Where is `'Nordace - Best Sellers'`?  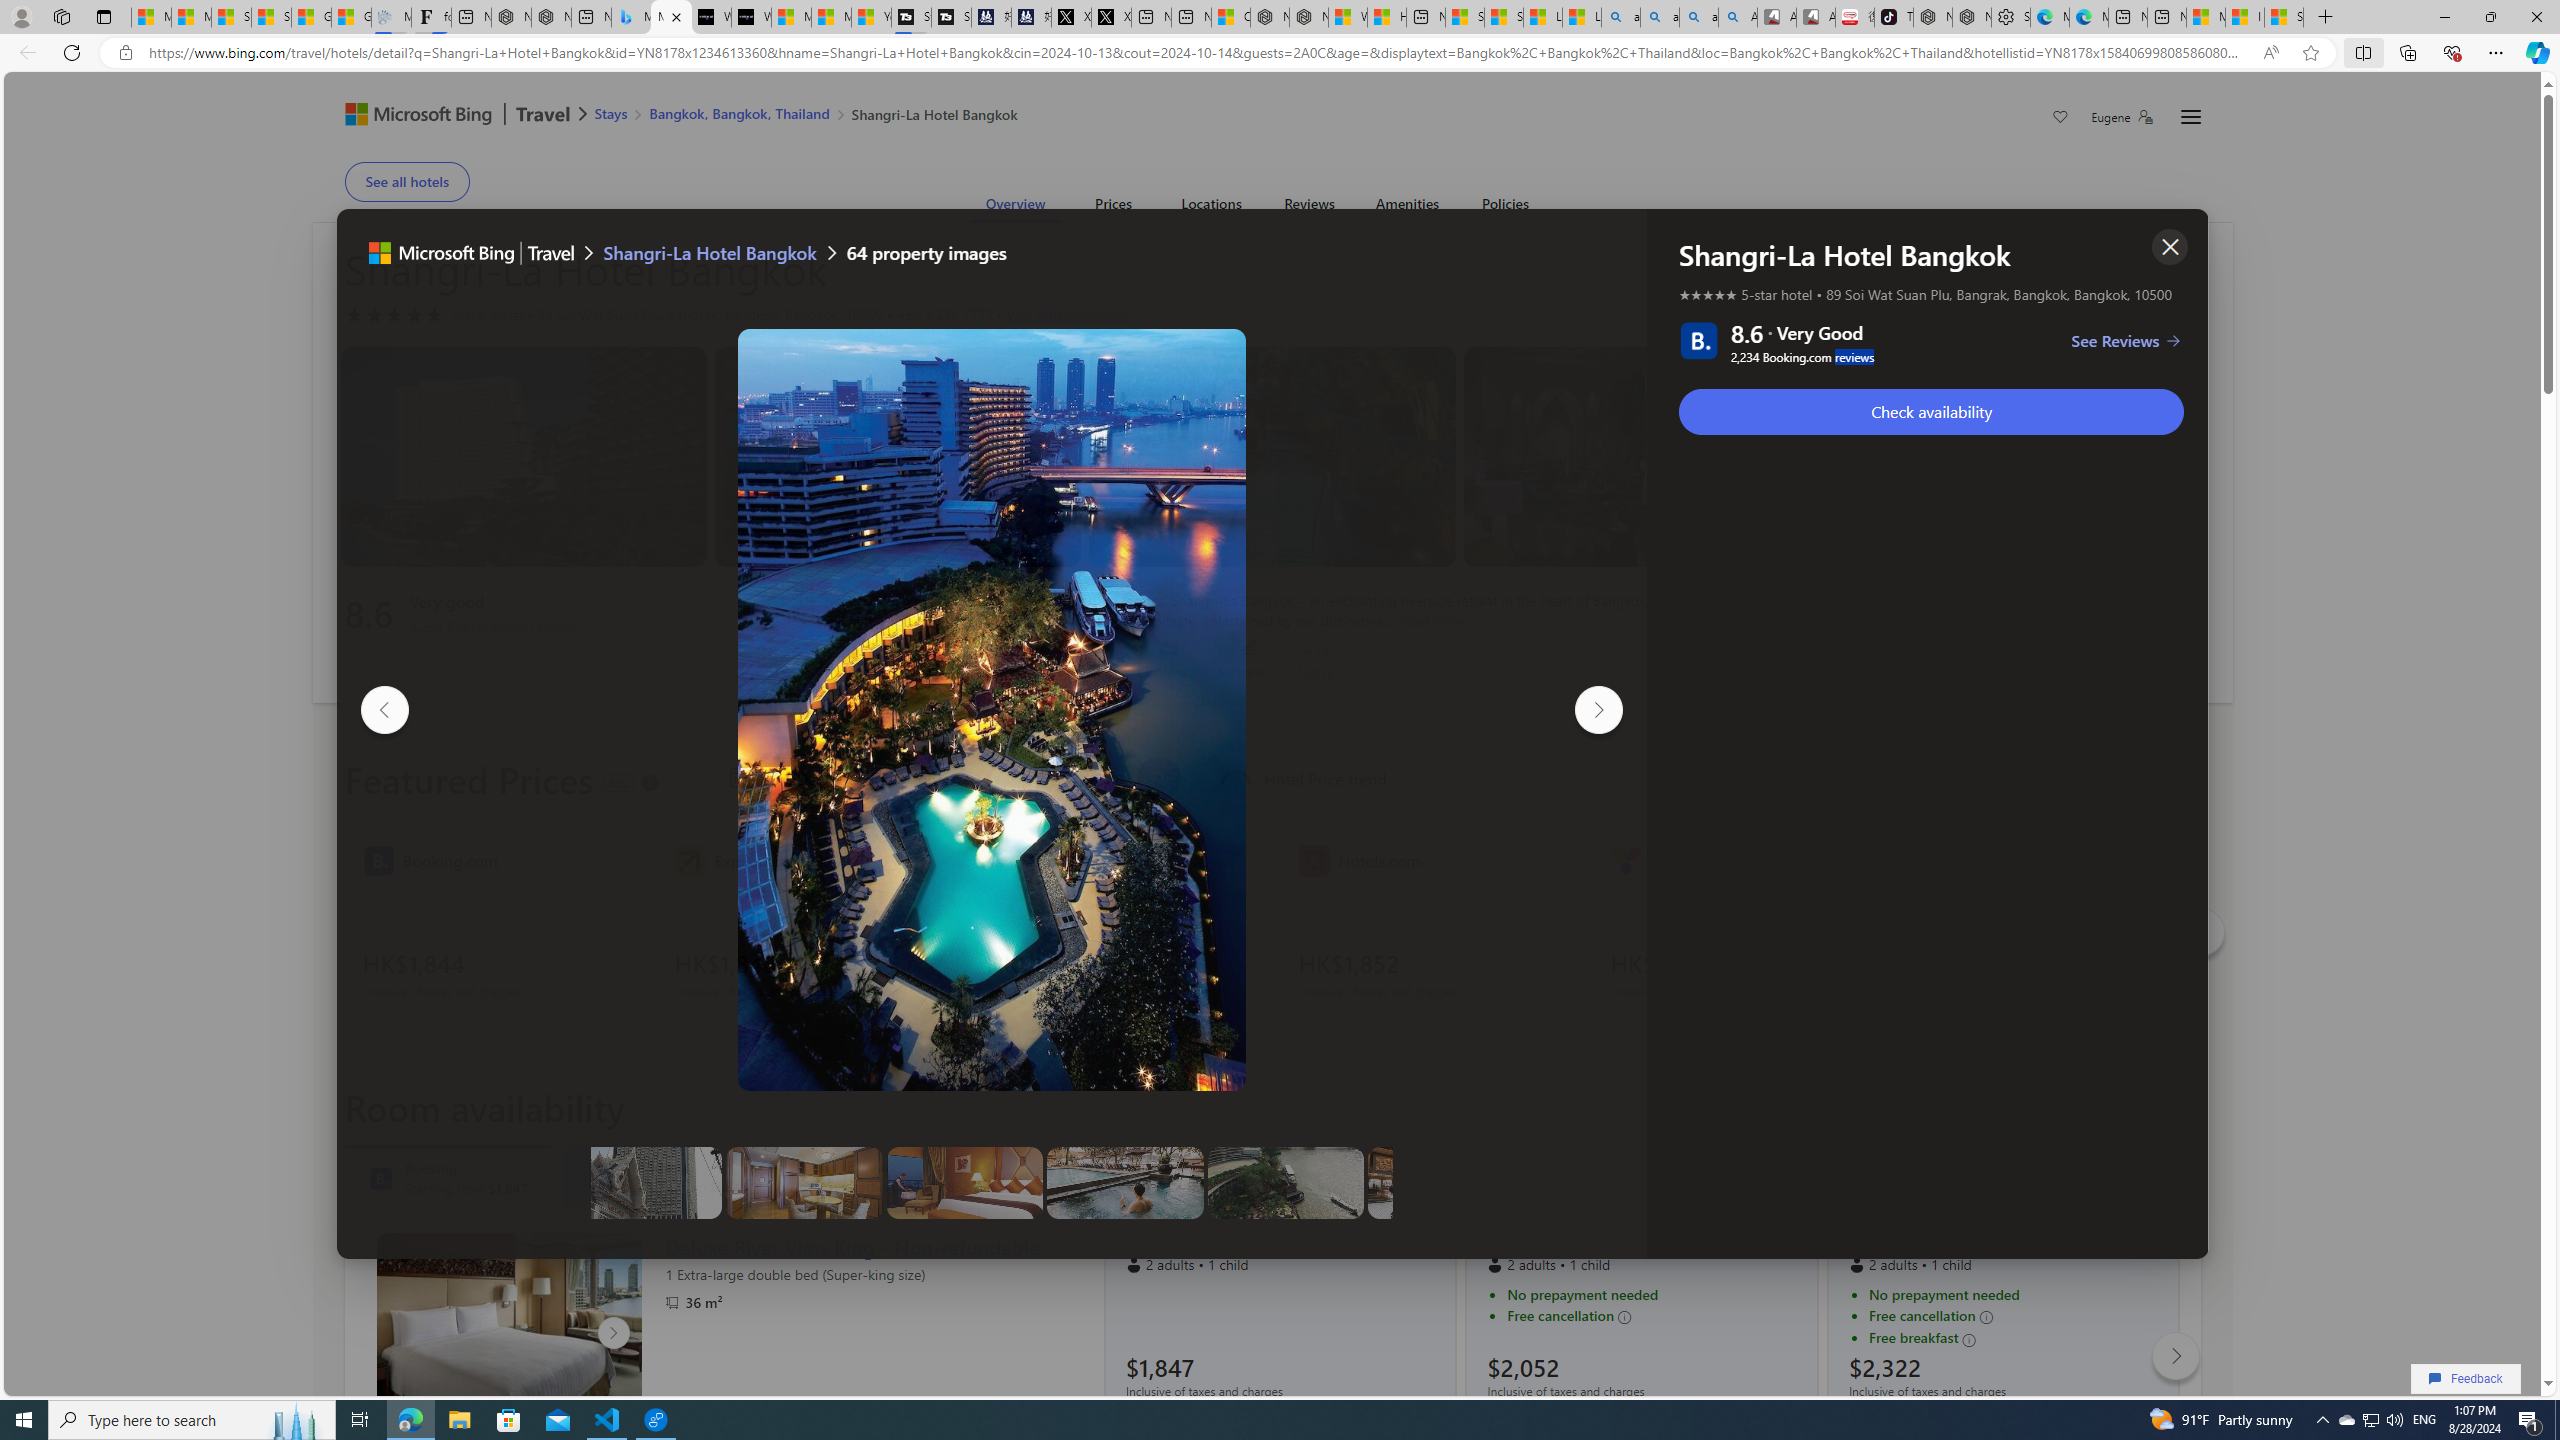
'Nordace - Best Sellers' is located at coordinates (1932, 16).